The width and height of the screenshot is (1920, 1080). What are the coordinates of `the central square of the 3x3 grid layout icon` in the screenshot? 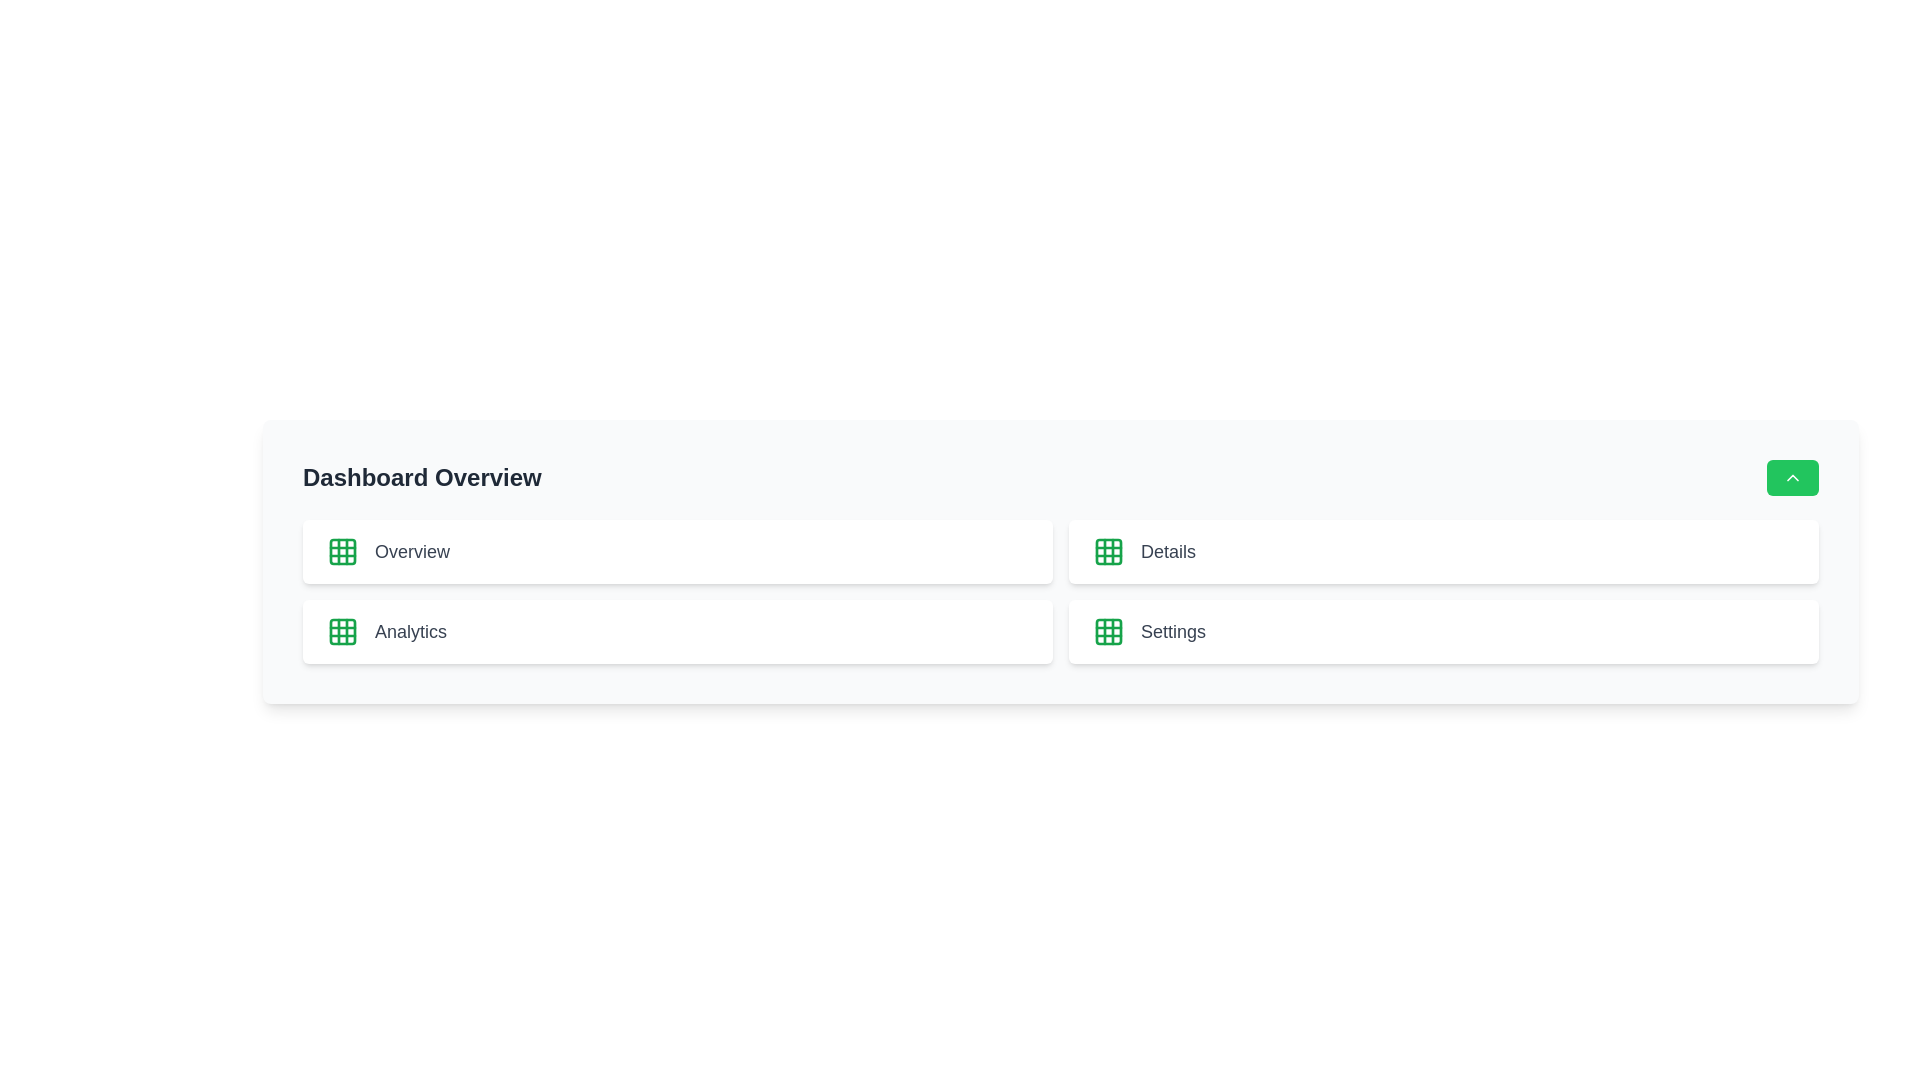 It's located at (342, 551).